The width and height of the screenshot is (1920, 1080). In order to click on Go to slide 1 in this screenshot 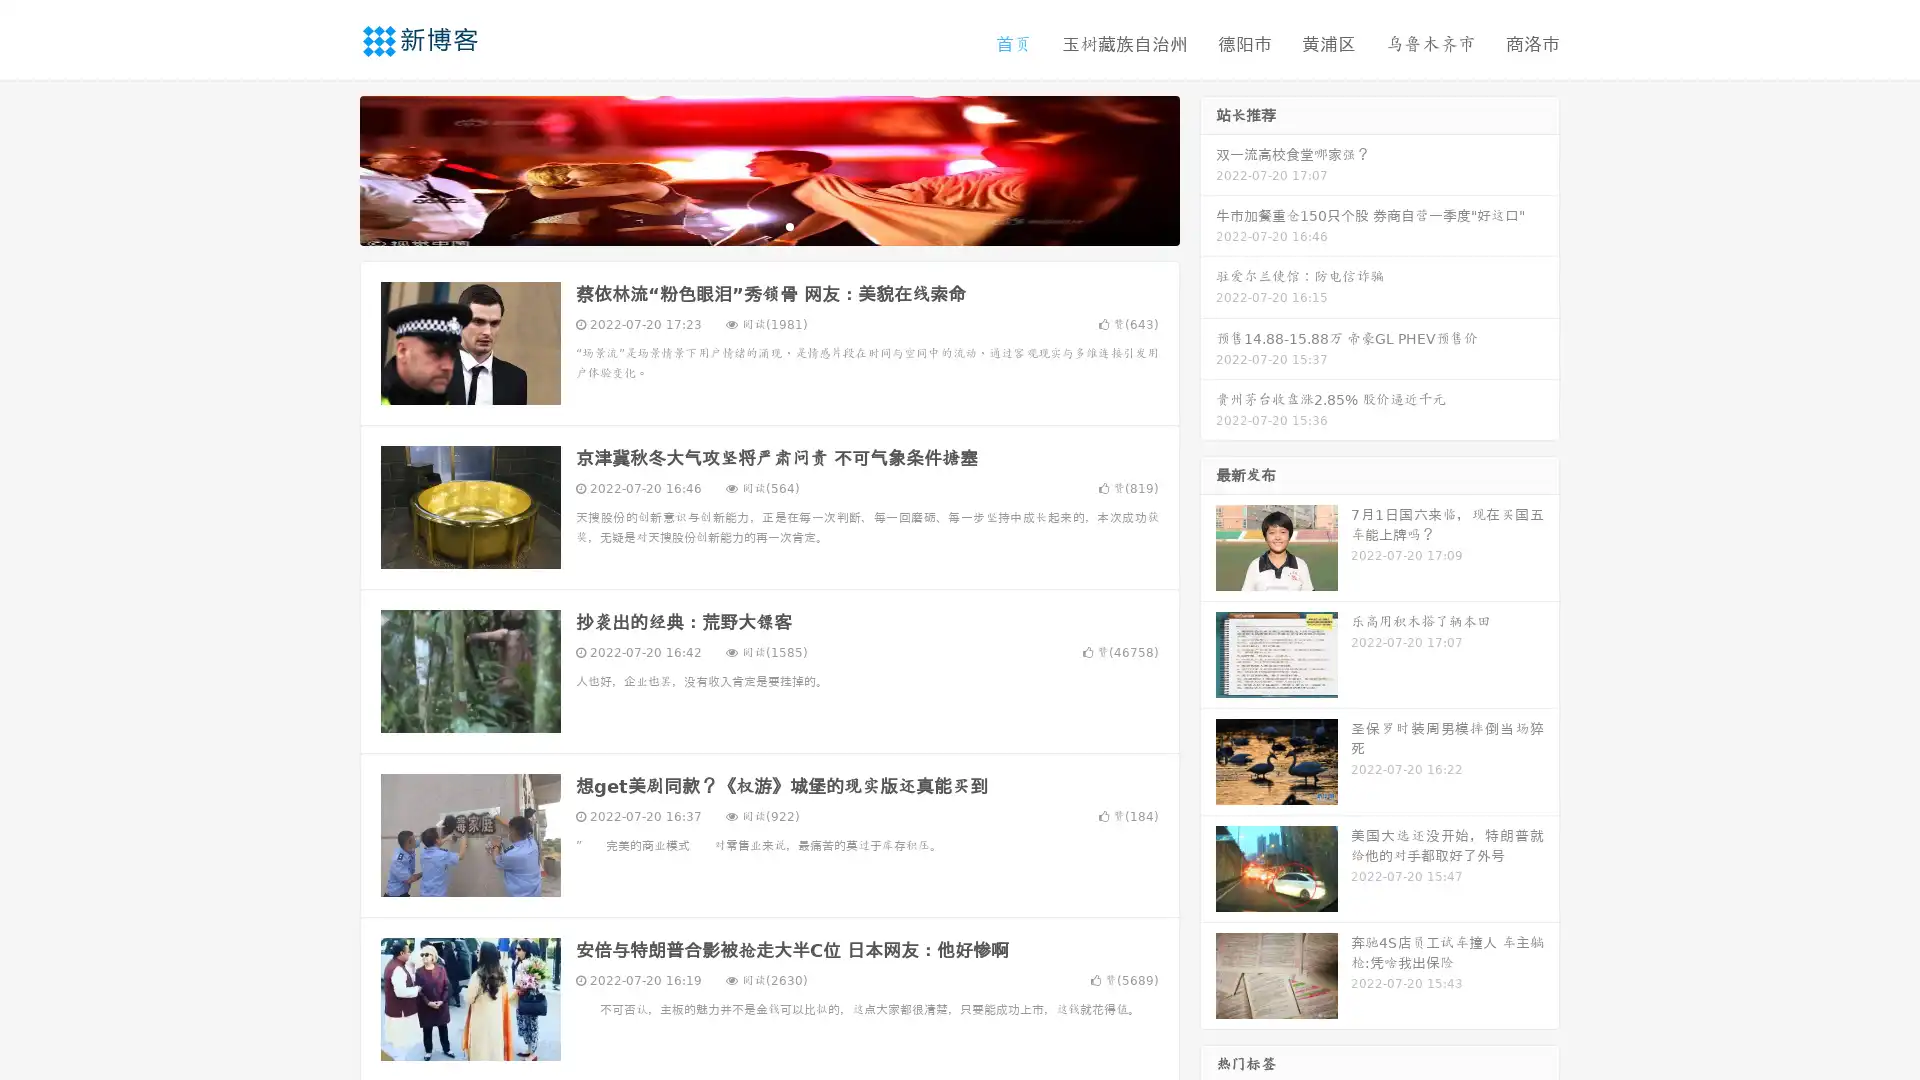, I will do `click(748, 225)`.